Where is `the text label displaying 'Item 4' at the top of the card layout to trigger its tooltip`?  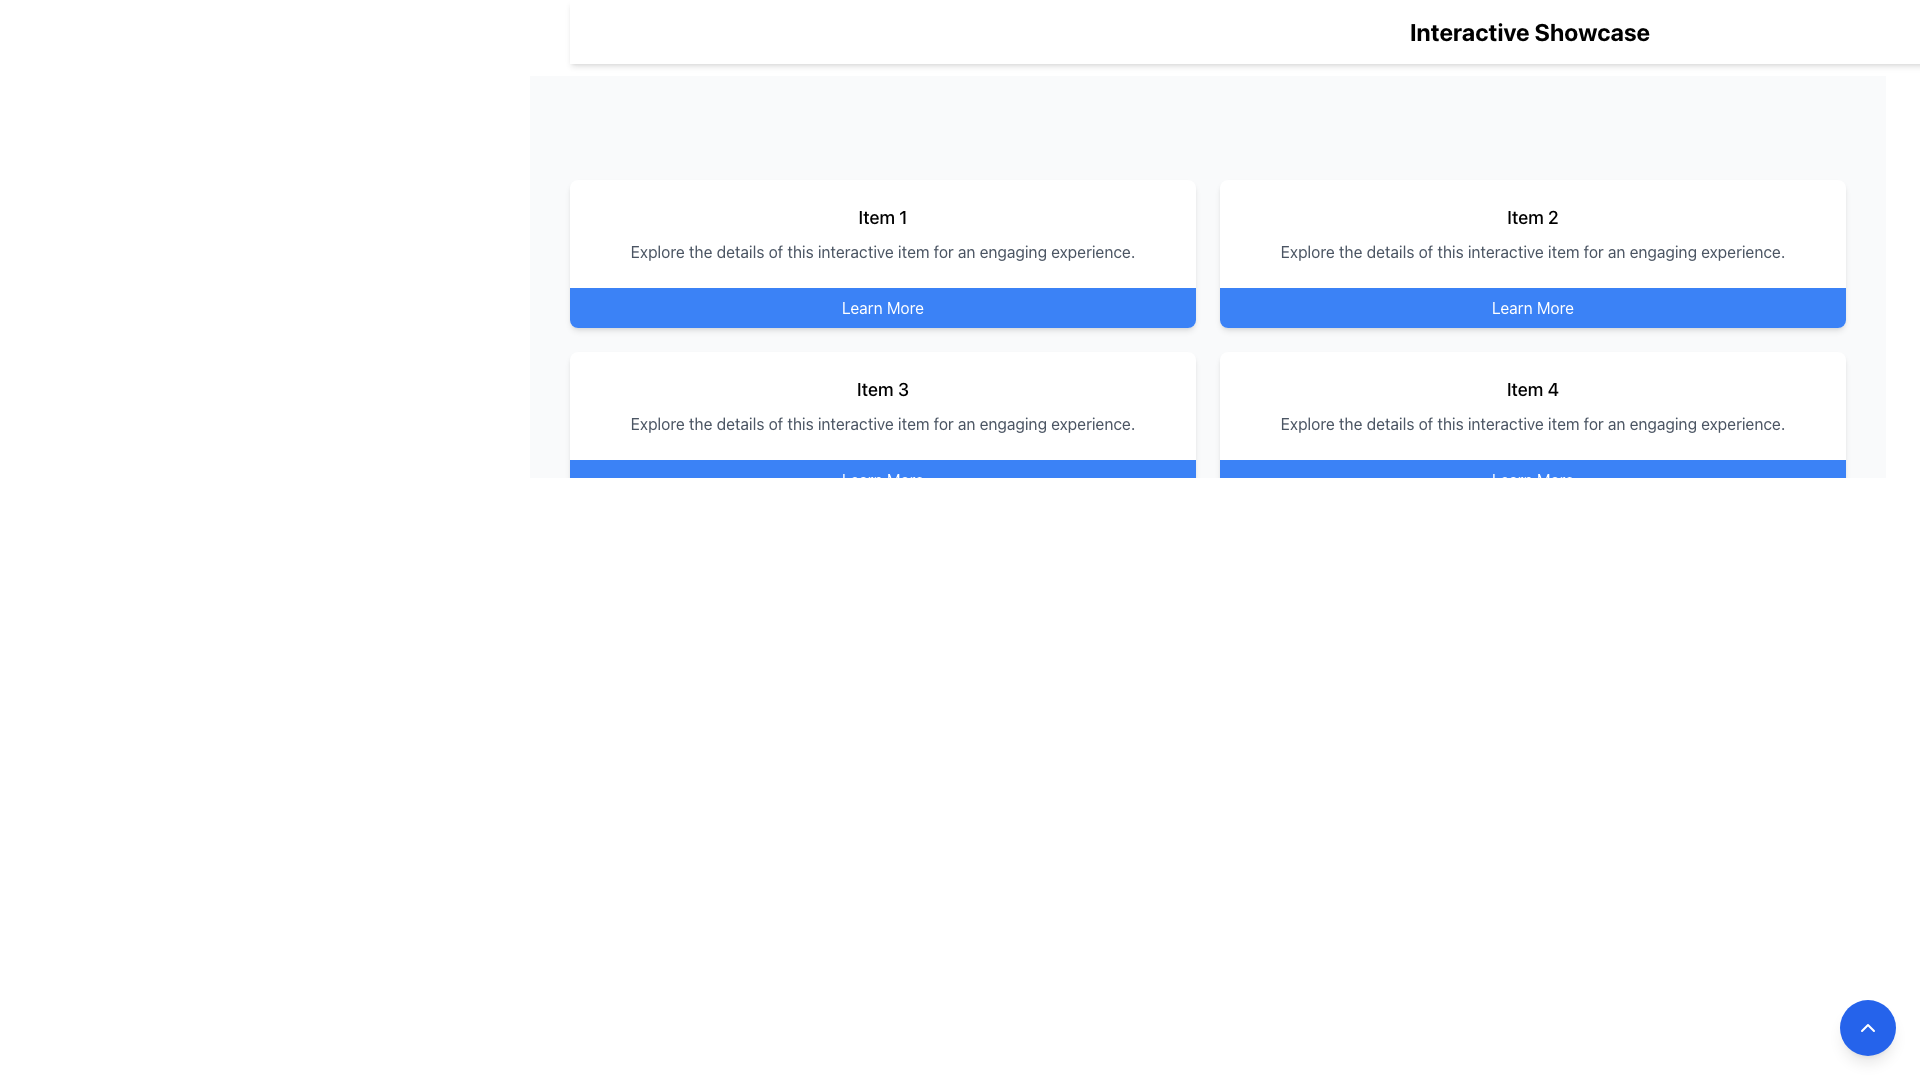 the text label displaying 'Item 4' at the top of the card layout to trigger its tooltip is located at coordinates (1531, 389).